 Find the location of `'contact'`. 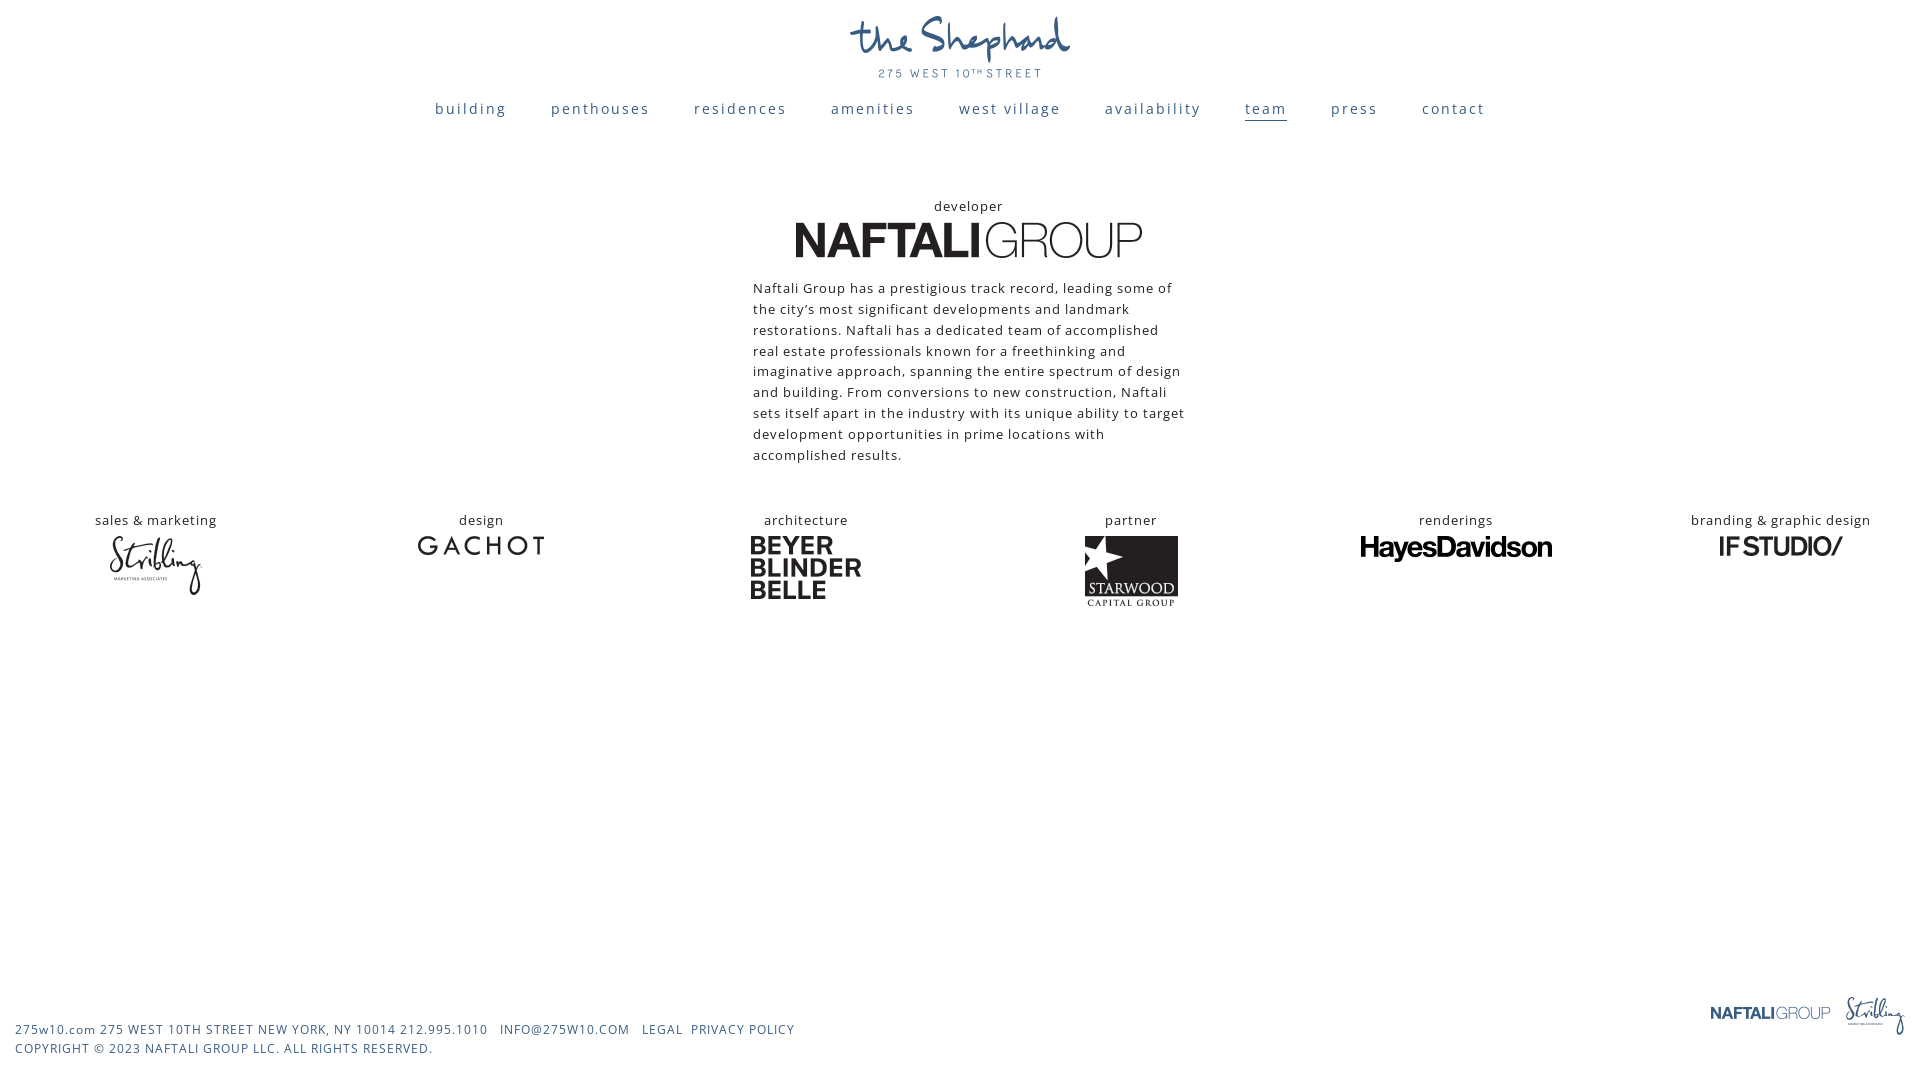

'contact' is located at coordinates (1453, 108).